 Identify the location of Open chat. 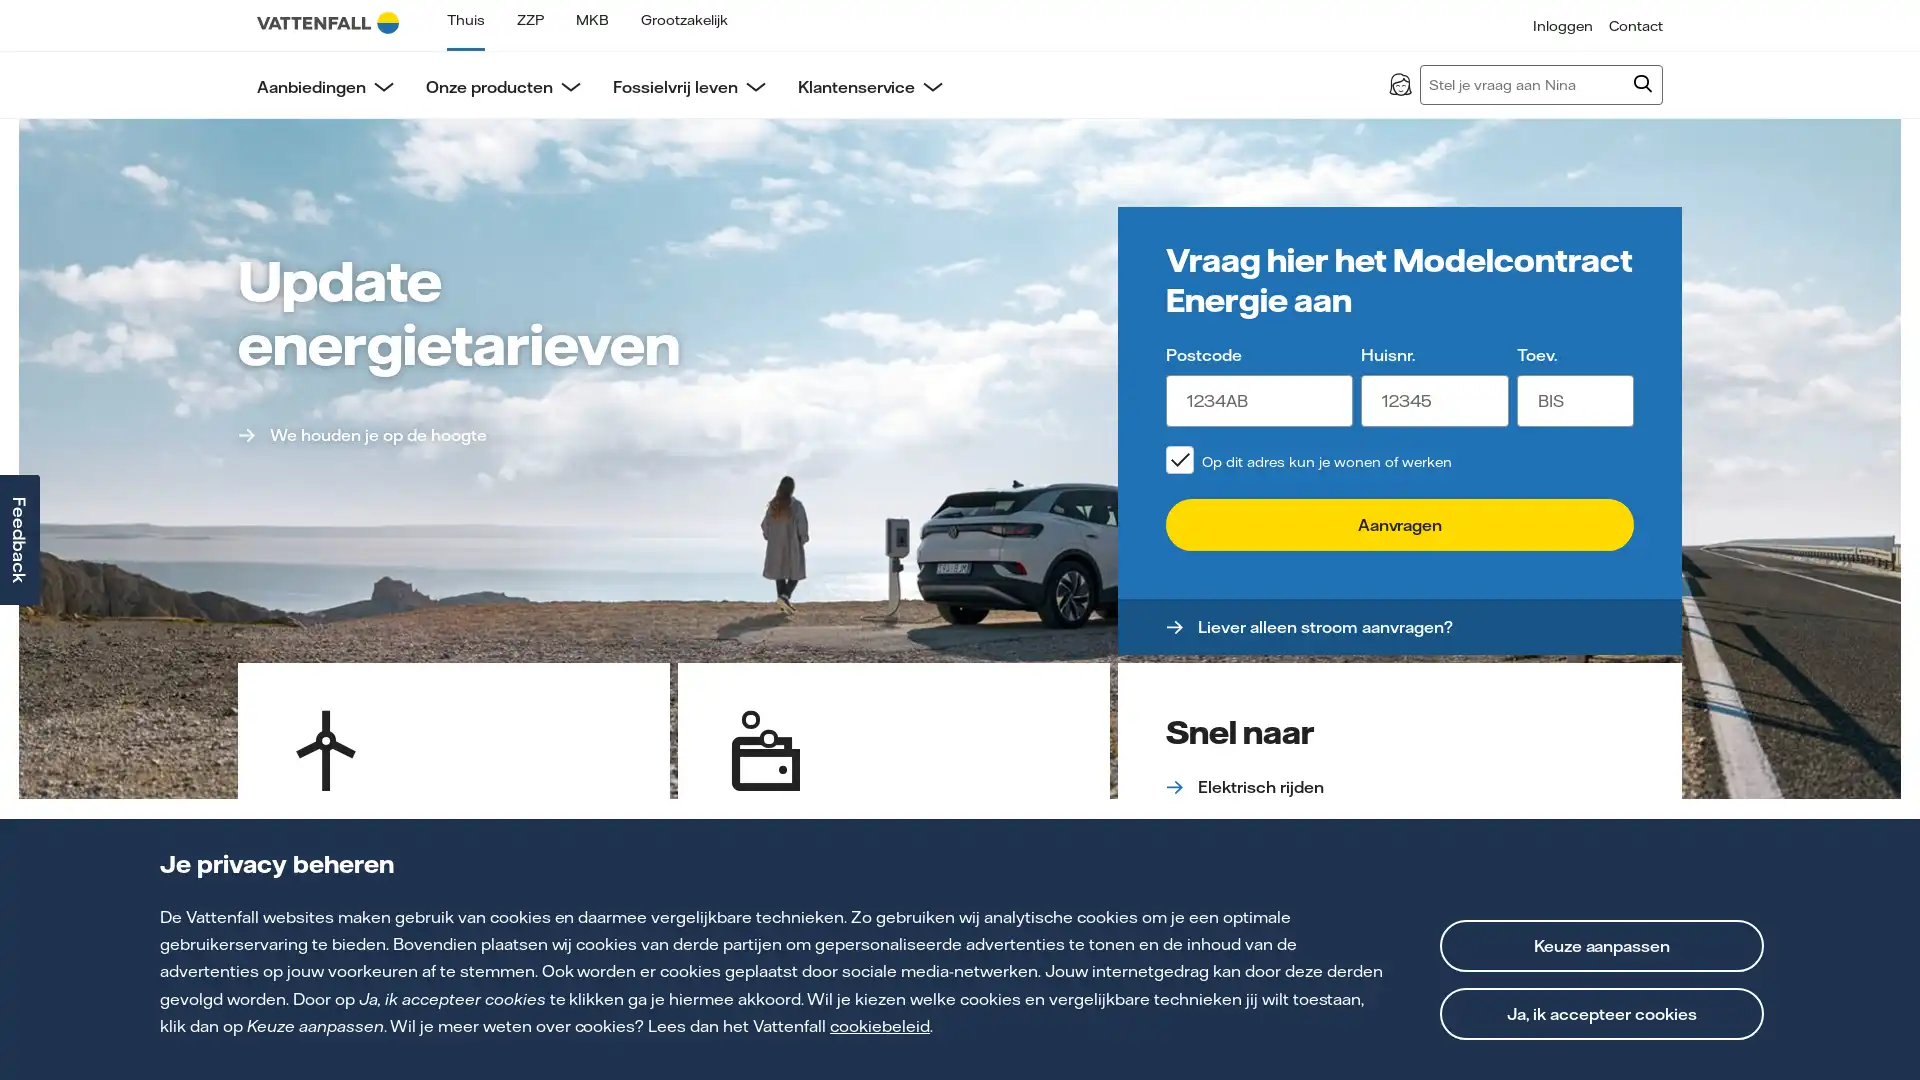
(1840, 1017).